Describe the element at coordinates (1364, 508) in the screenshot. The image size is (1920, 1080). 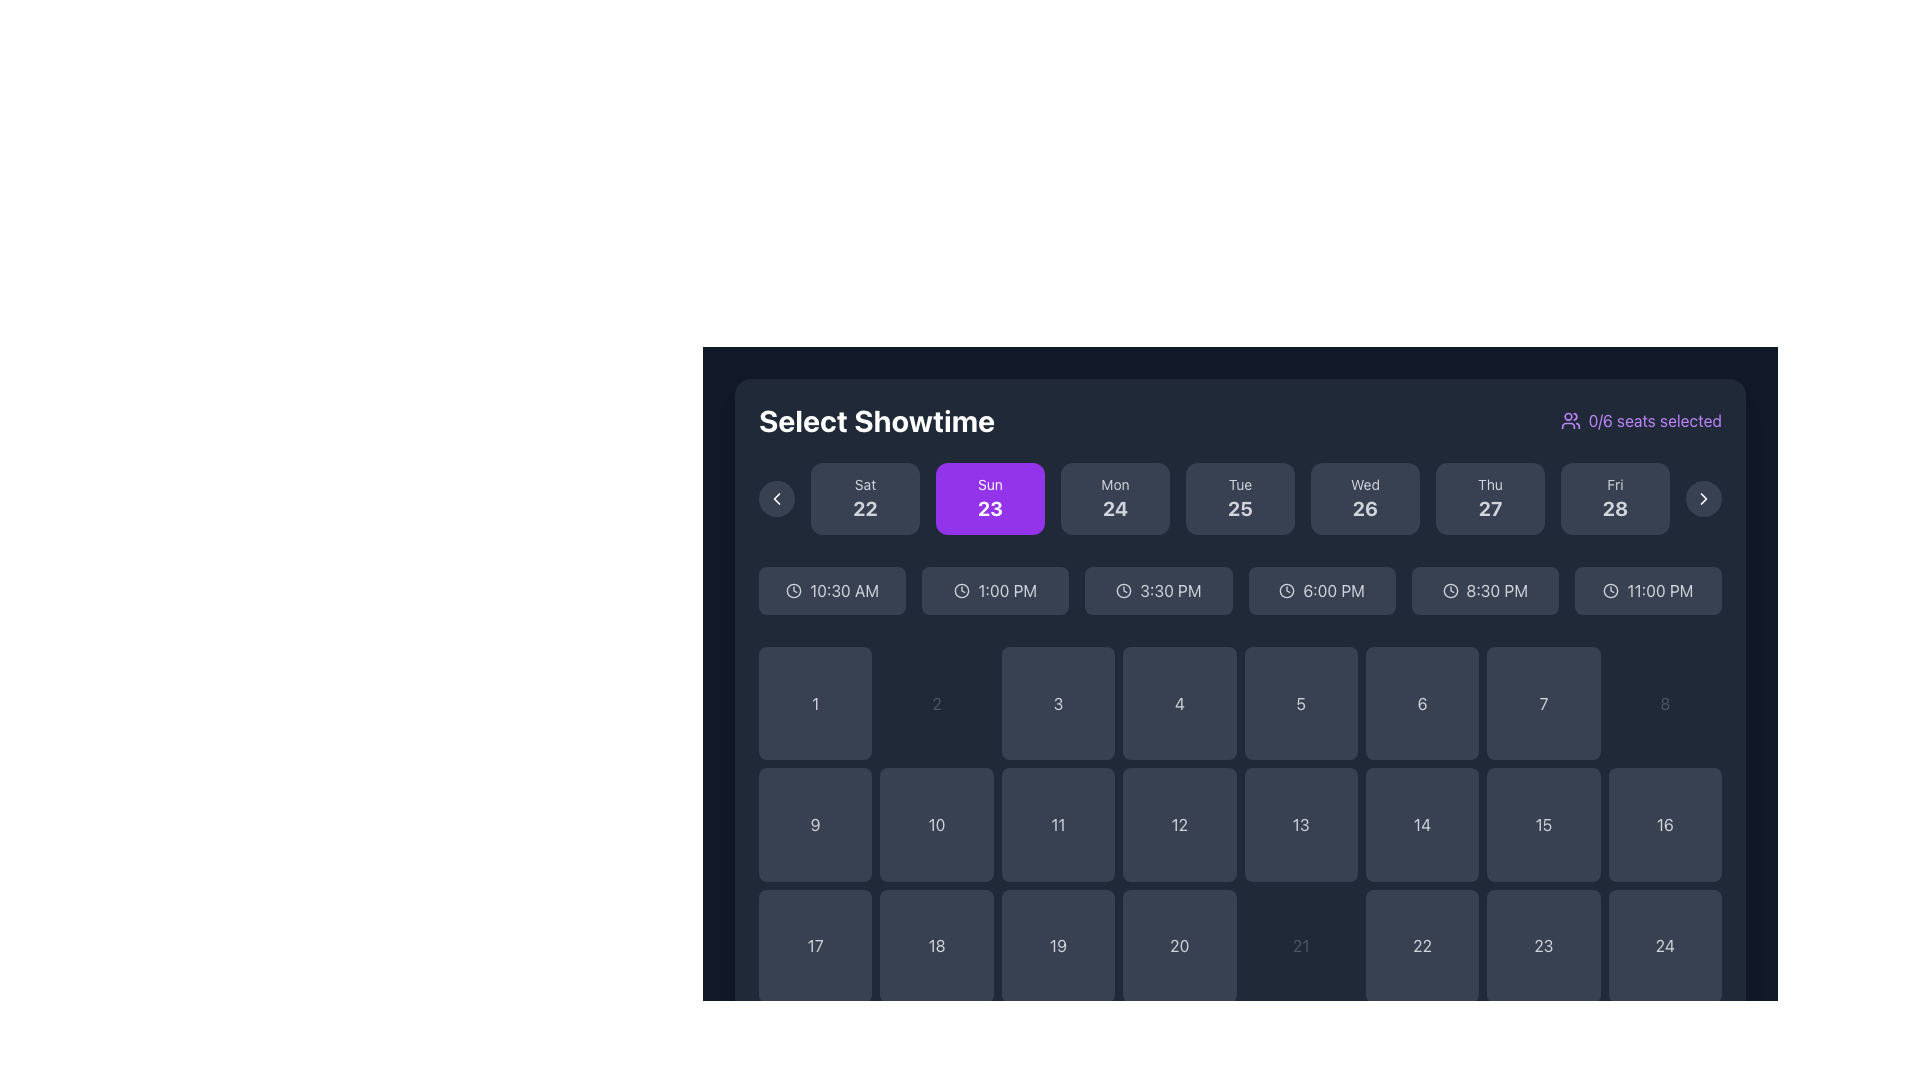
I see `displayed day value from the text label showing '26' in bold white font, located in the interactive date selector for 'Wednesday'` at that location.